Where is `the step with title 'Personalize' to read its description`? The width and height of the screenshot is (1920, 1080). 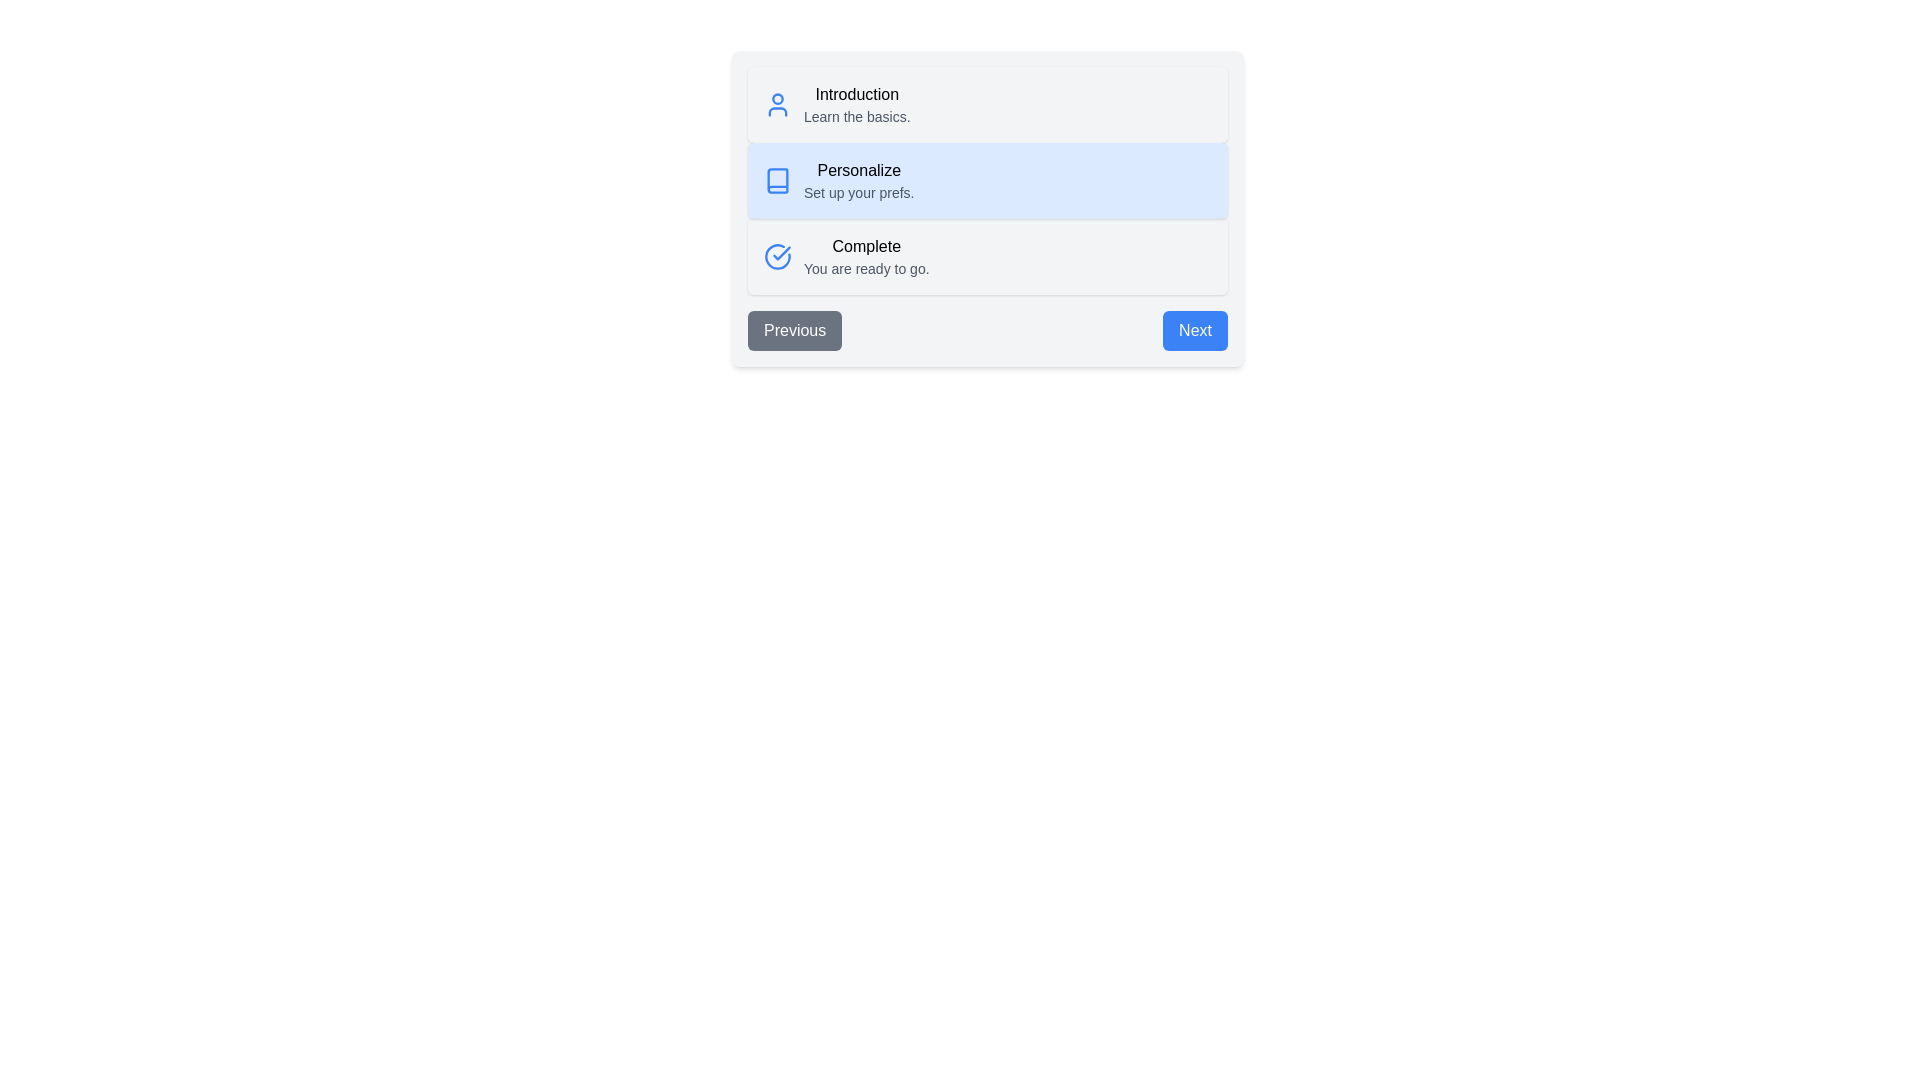
the step with title 'Personalize' to read its description is located at coordinates (859, 181).